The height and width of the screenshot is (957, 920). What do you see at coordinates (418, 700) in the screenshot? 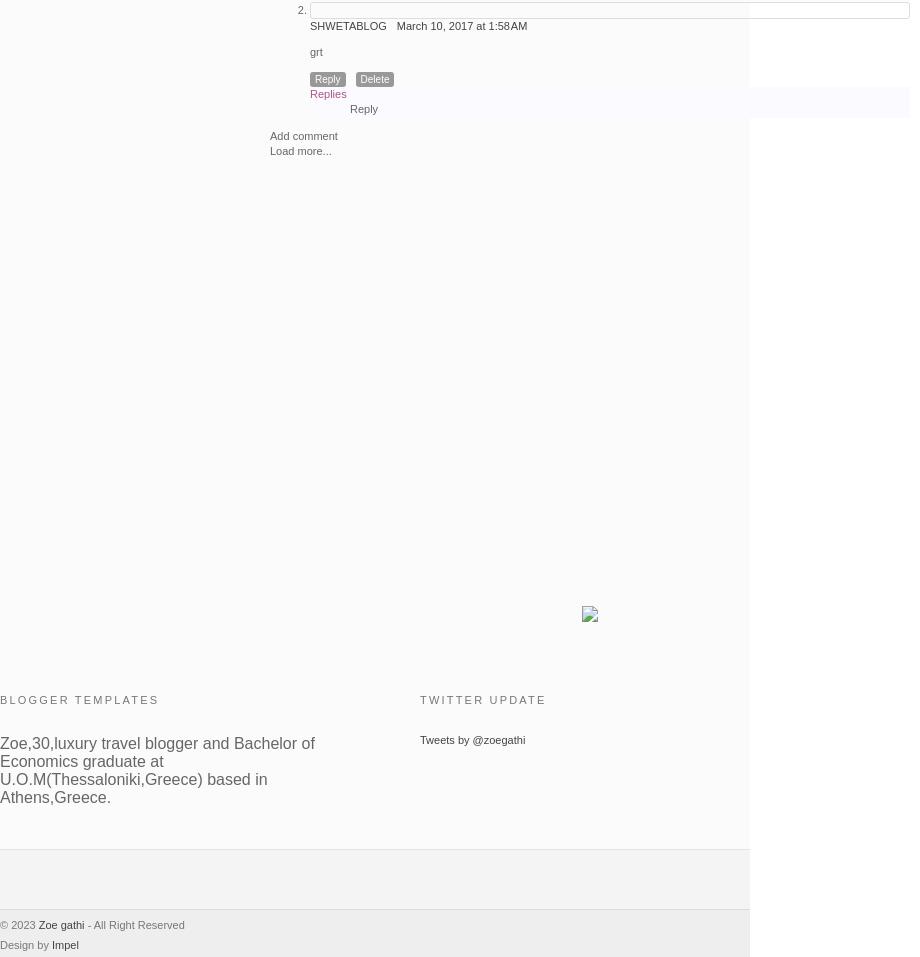
I see `'Twitter Update'` at bounding box center [418, 700].